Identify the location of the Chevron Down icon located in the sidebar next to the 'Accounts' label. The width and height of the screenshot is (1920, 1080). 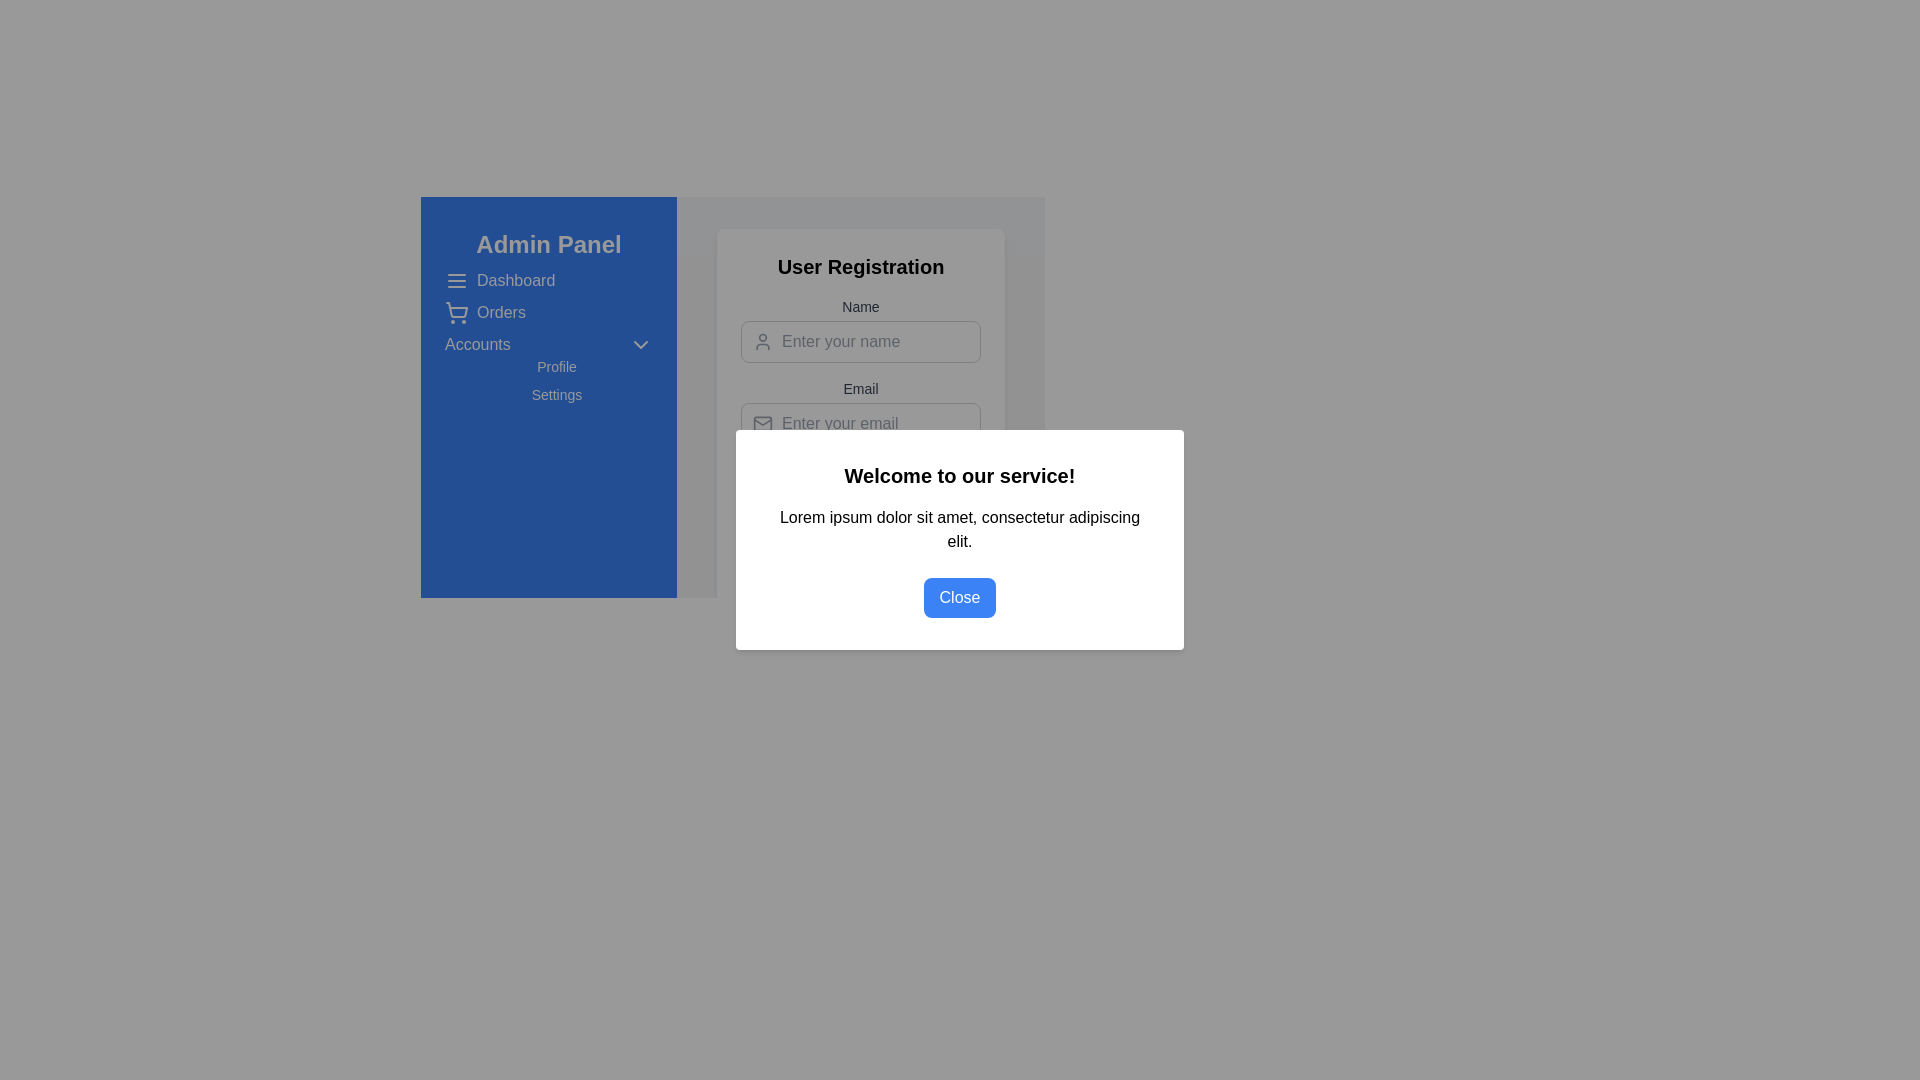
(641, 343).